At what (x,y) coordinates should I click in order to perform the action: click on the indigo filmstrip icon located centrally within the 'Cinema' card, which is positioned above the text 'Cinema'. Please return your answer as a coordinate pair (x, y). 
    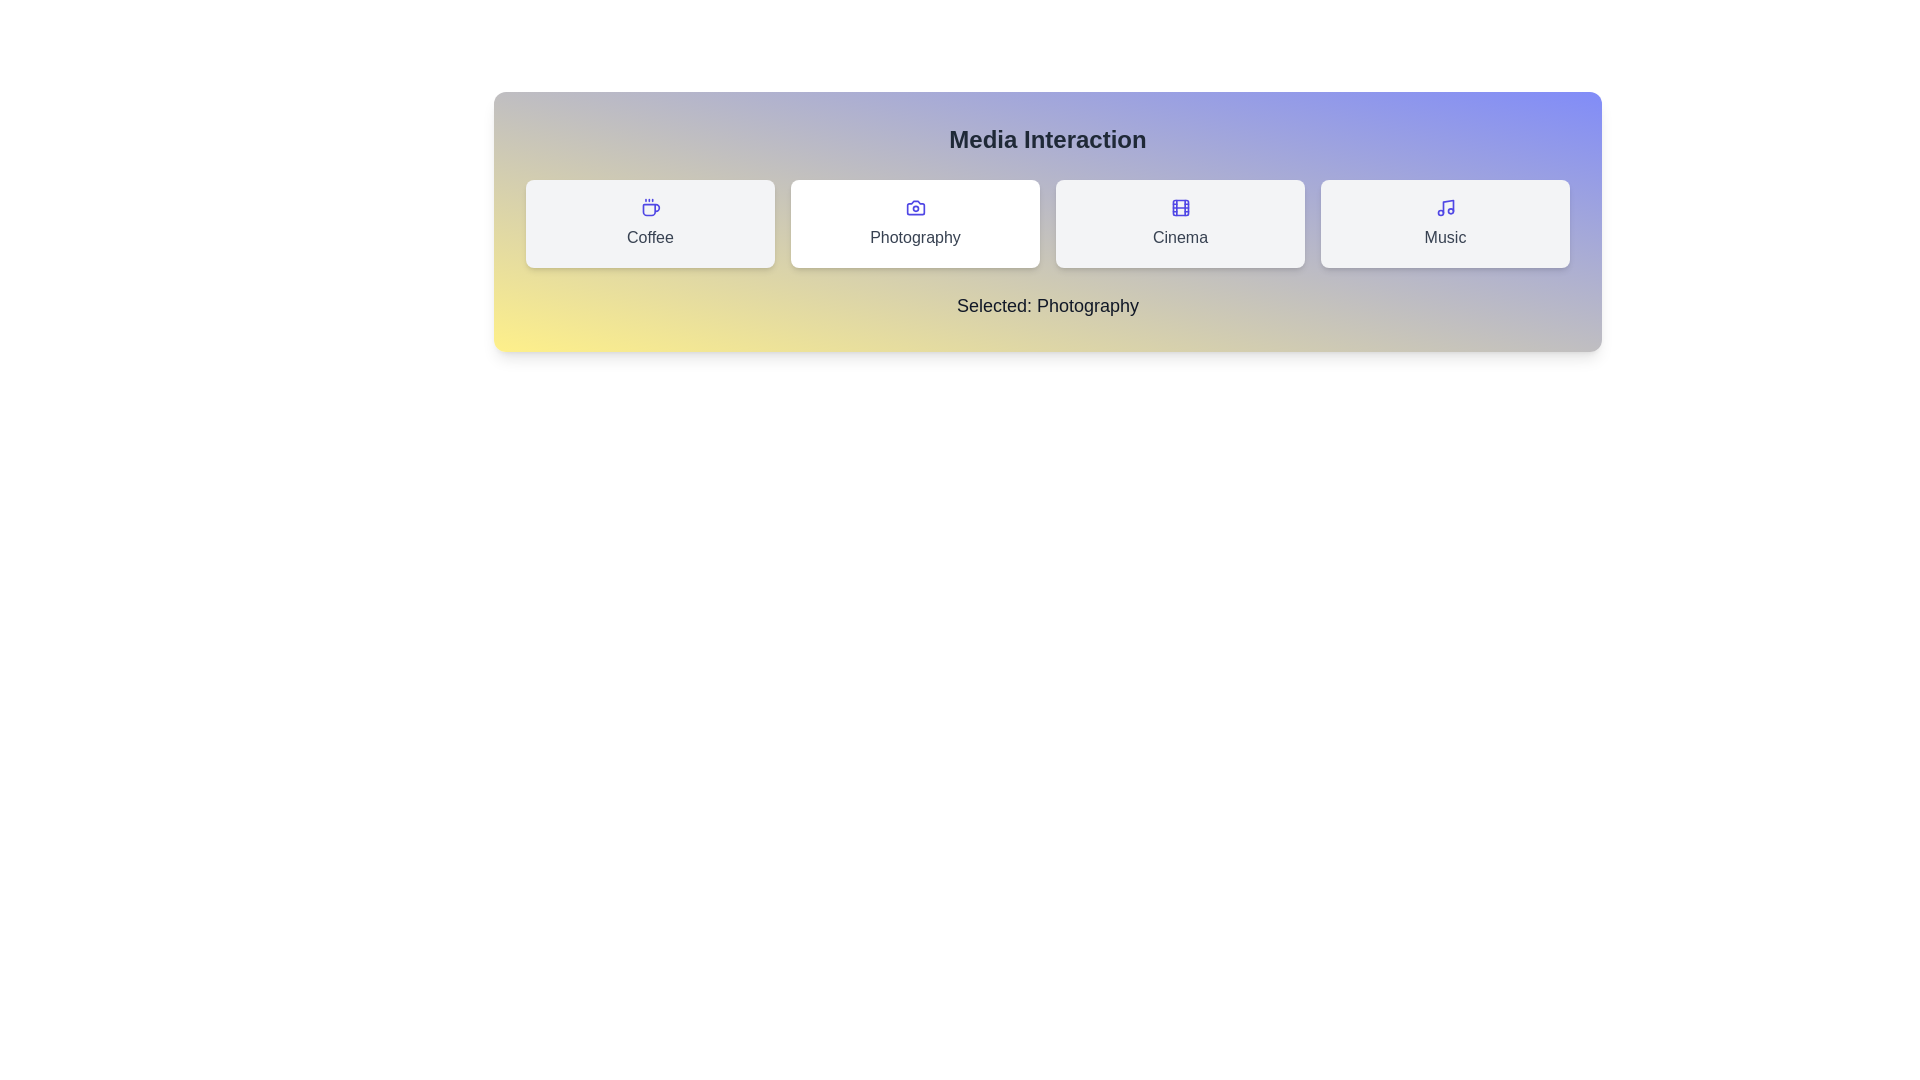
    Looking at the image, I should click on (1180, 208).